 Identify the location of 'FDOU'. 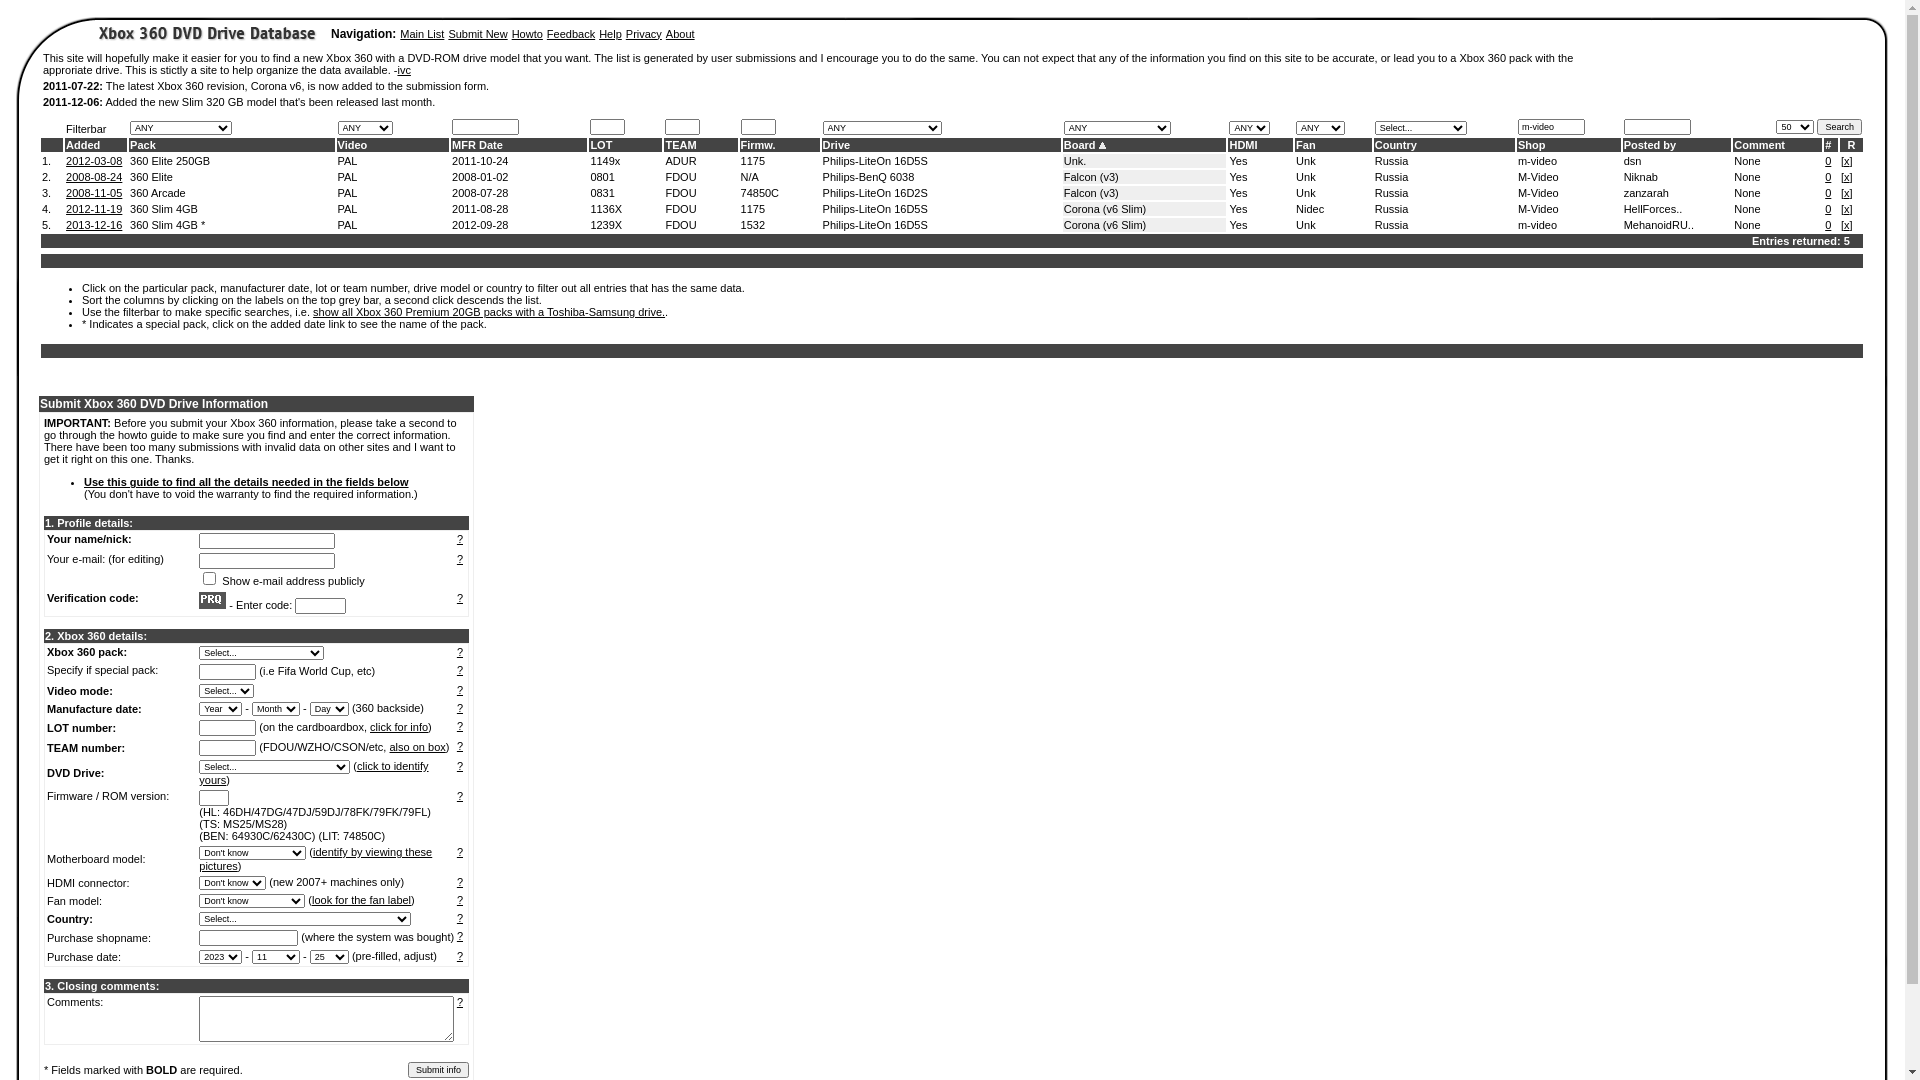
(665, 192).